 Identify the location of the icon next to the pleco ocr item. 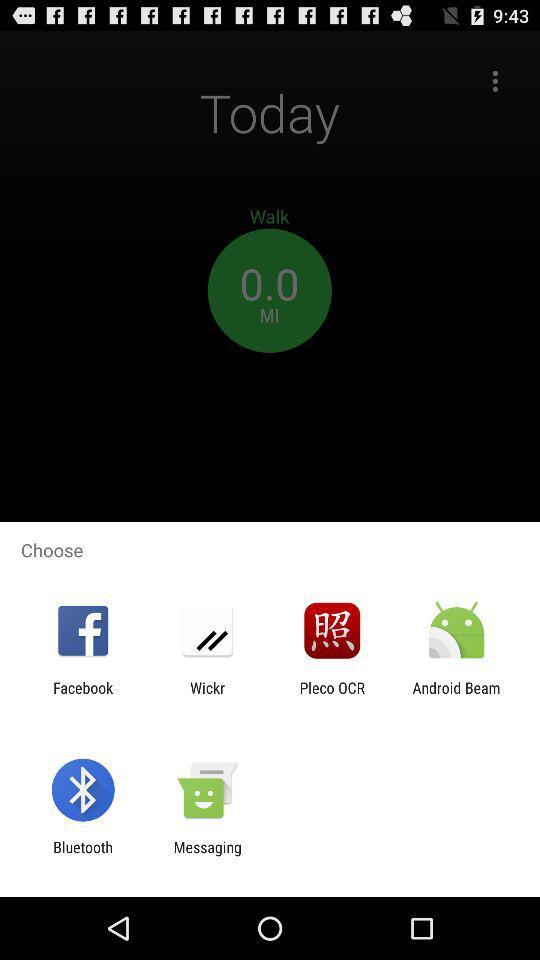
(456, 696).